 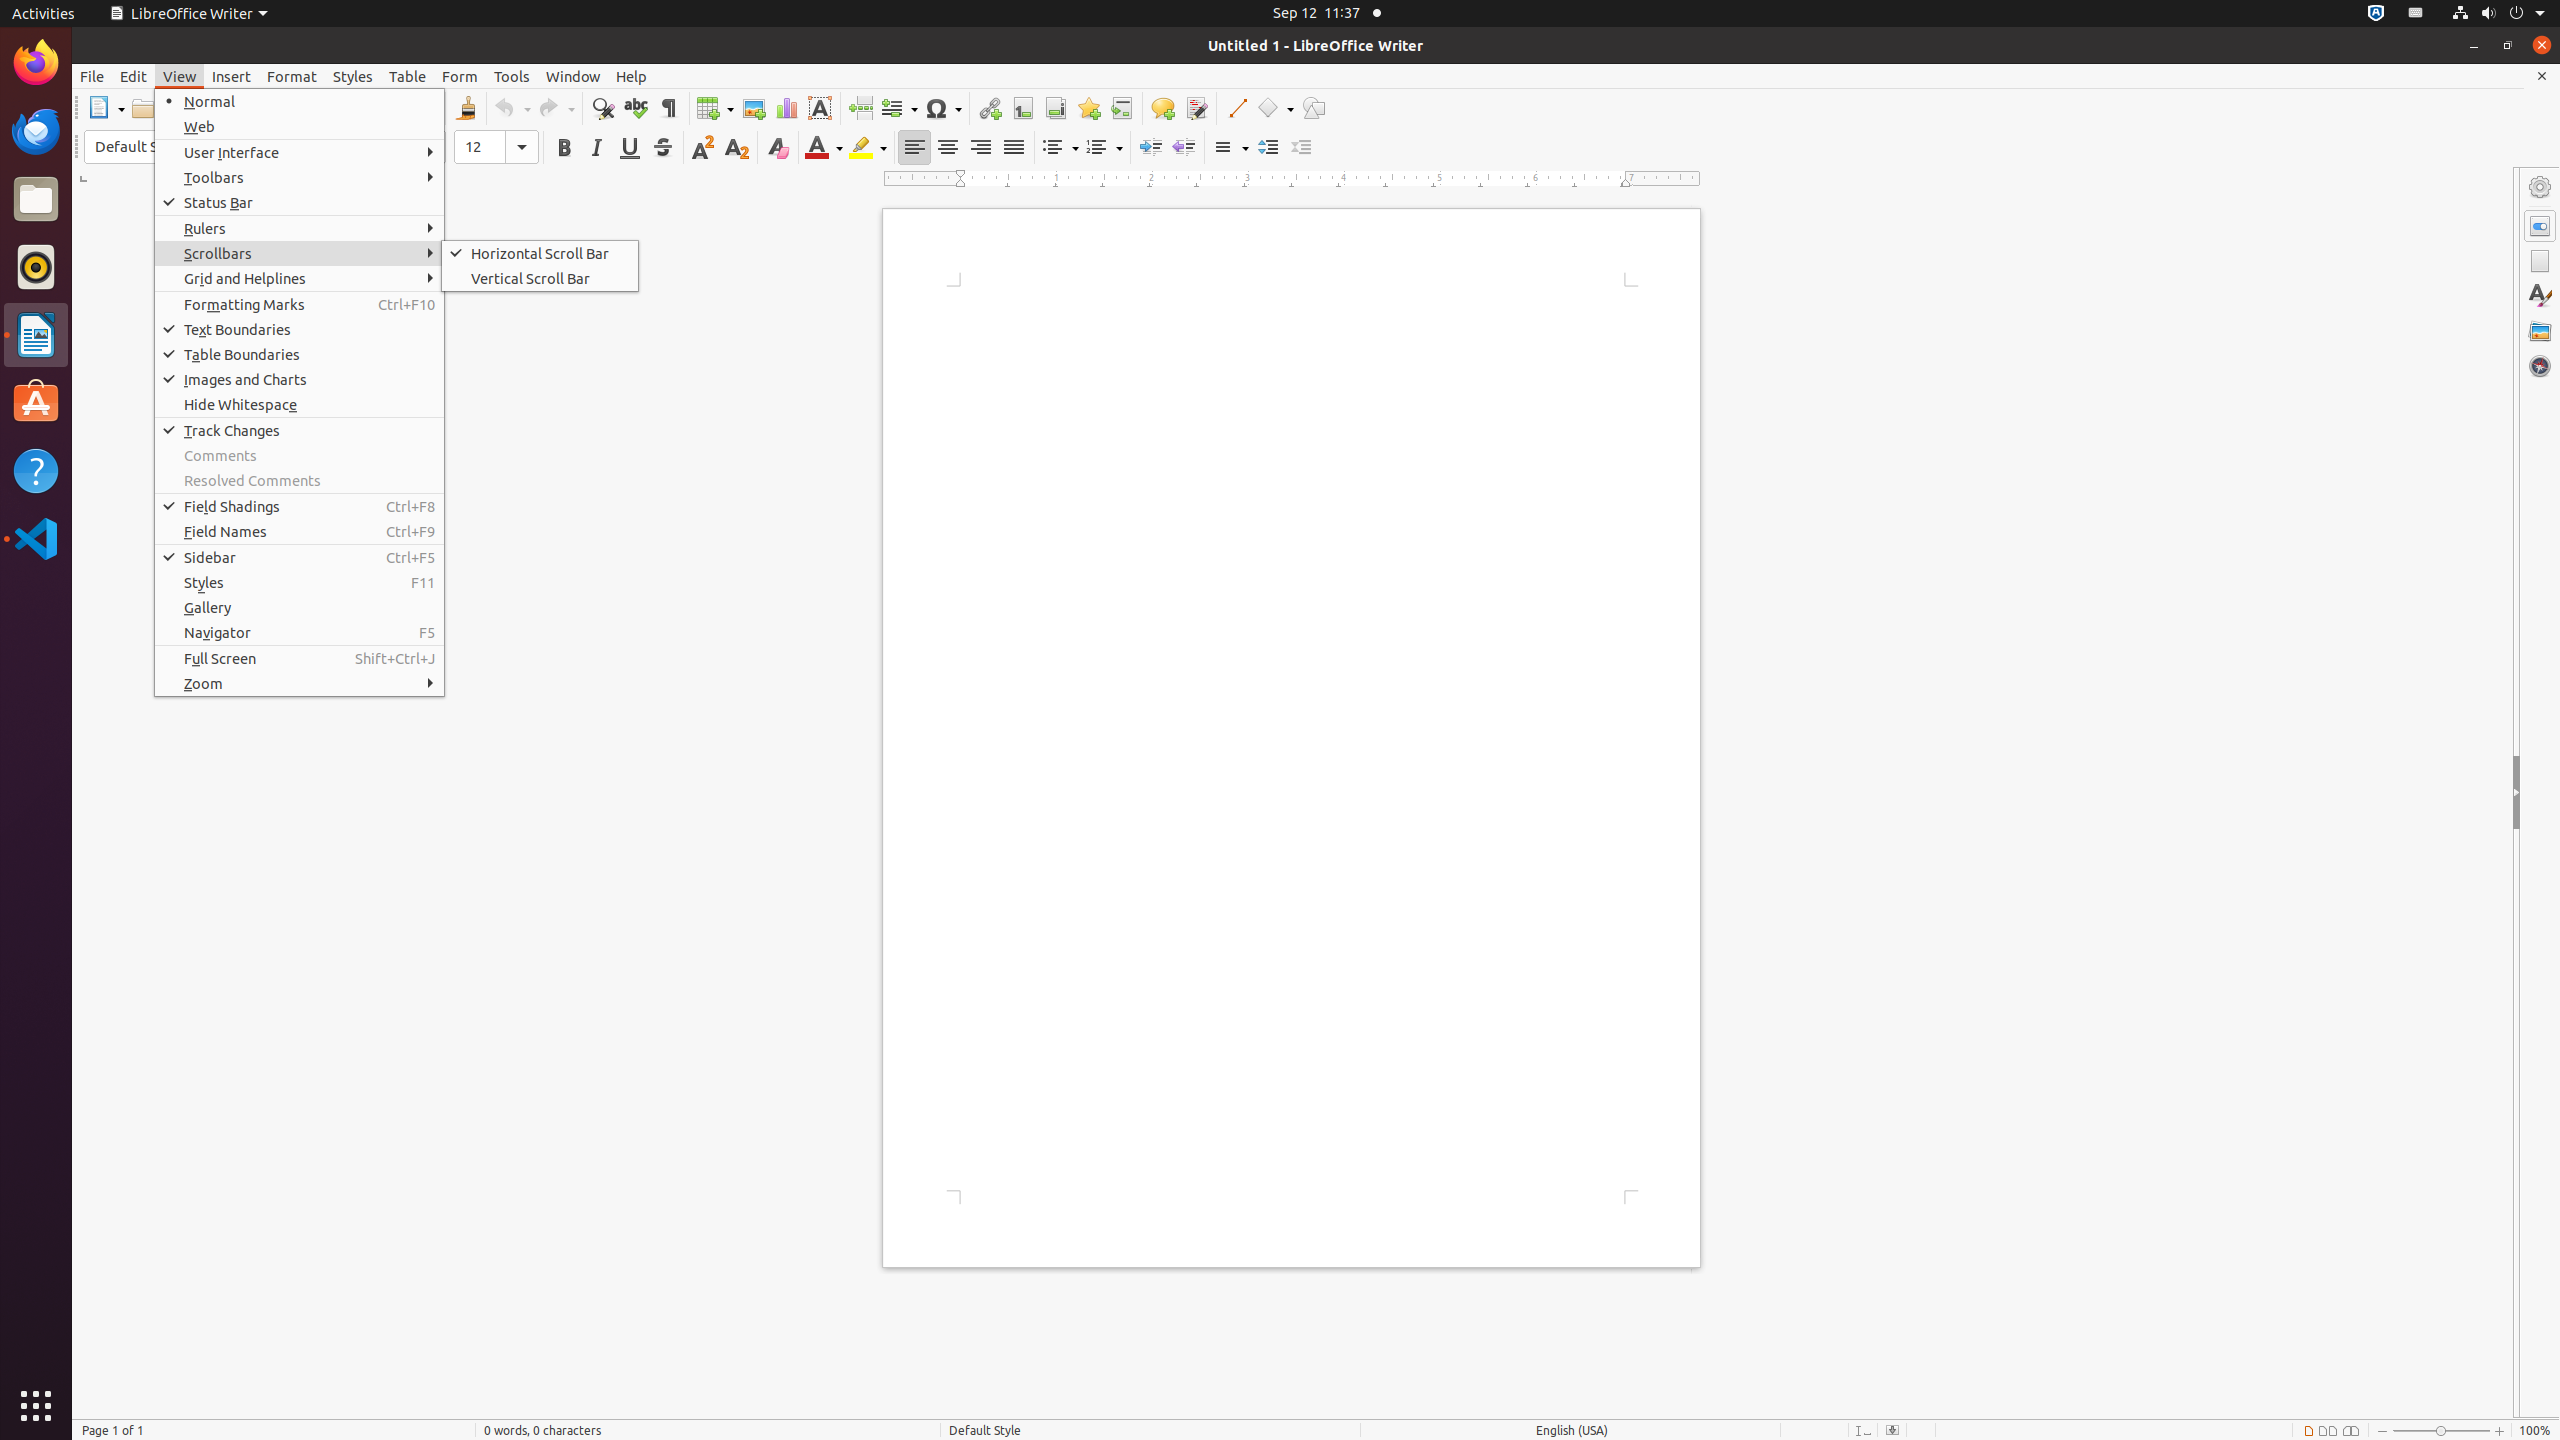 I want to click on 'Cross-reference', so click(x=1121, y=107).